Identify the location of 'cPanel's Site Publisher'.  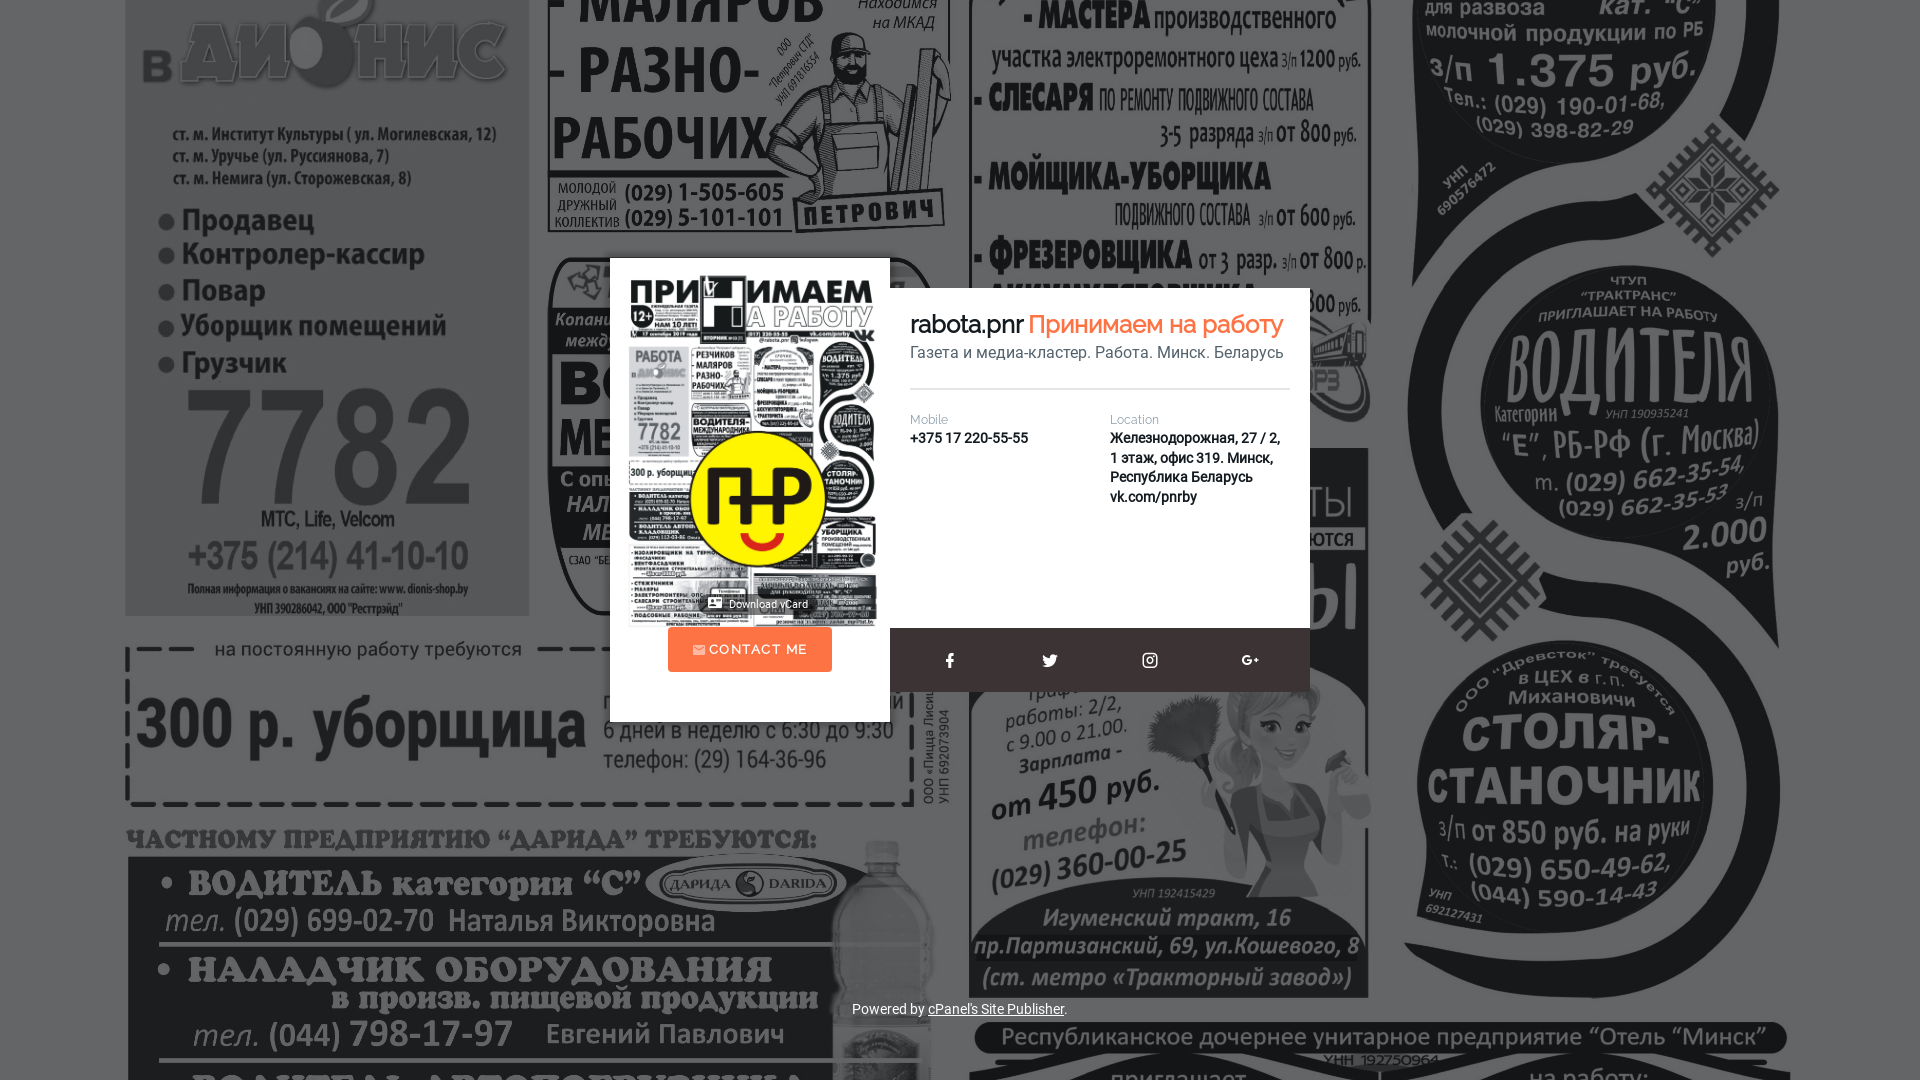
(996, 1009).